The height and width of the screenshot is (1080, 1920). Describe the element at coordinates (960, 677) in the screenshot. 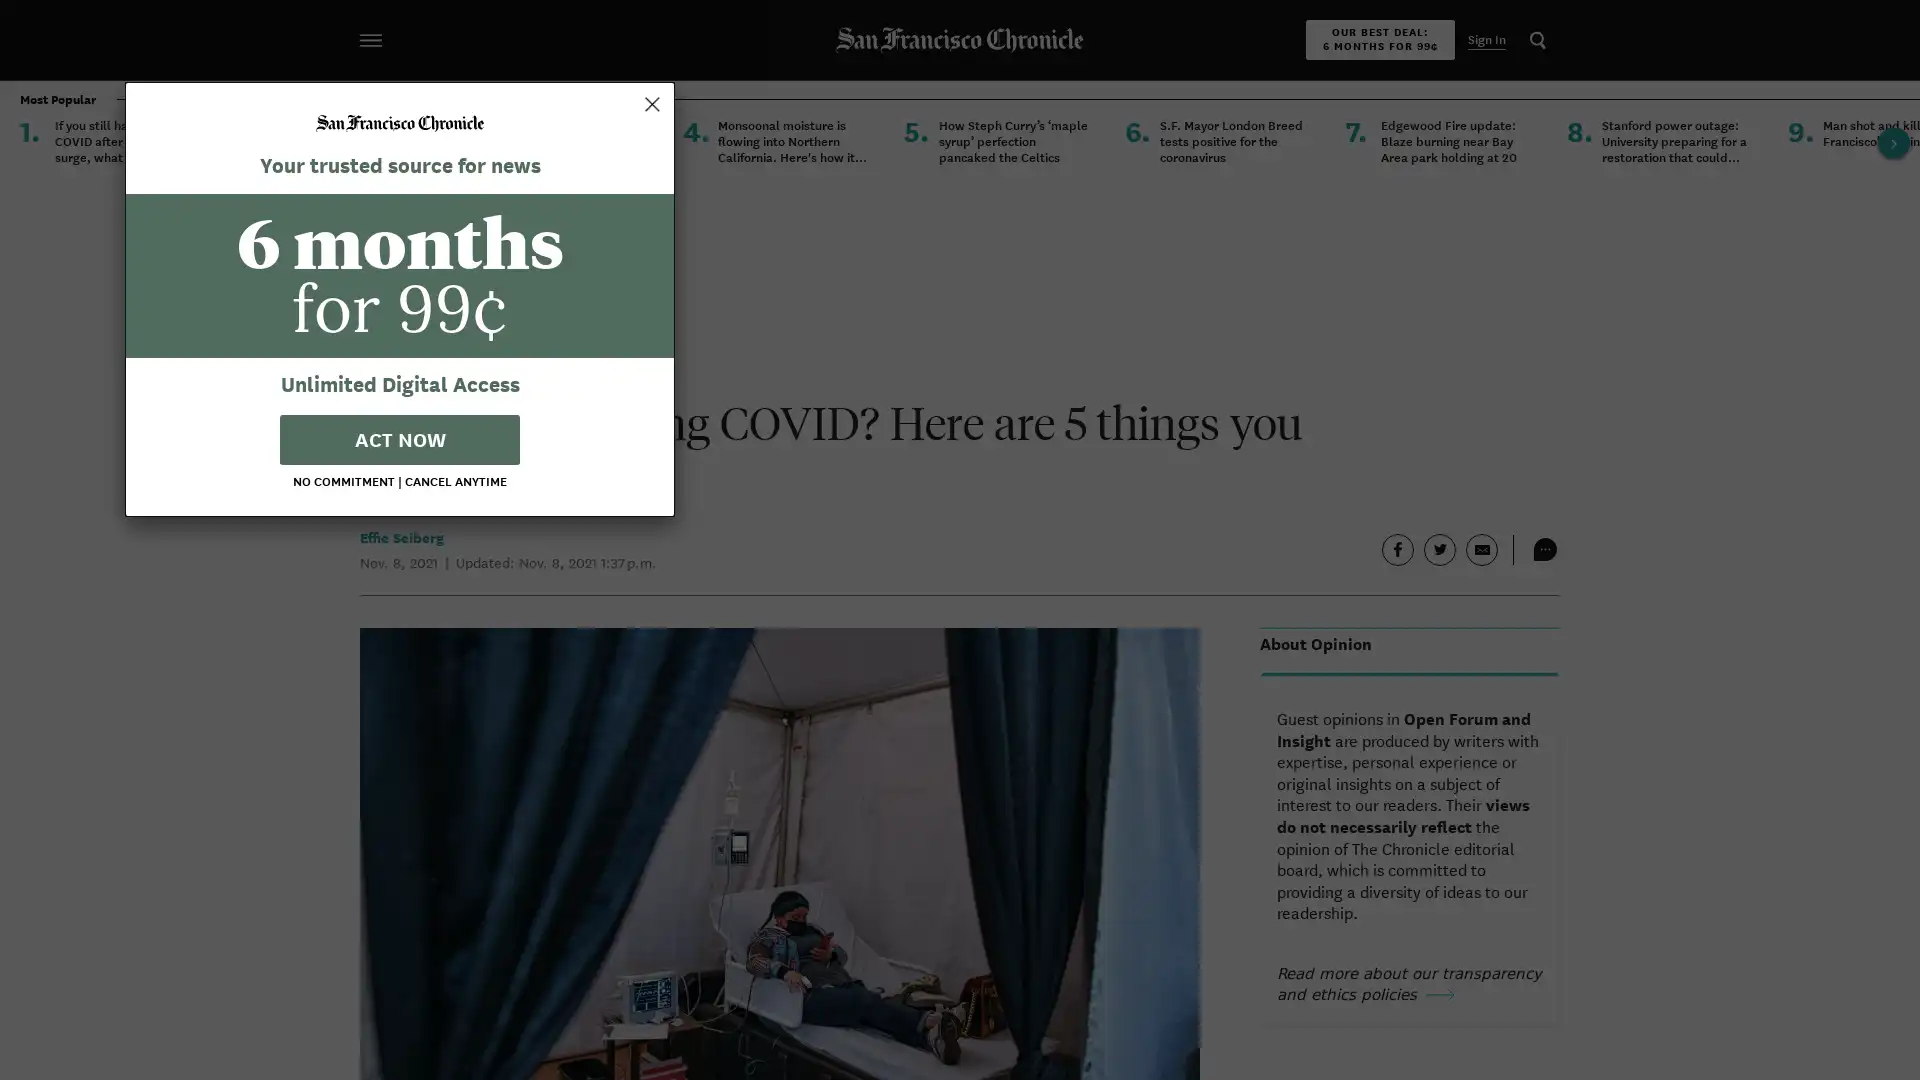

I see `ACT NOW` at that location.